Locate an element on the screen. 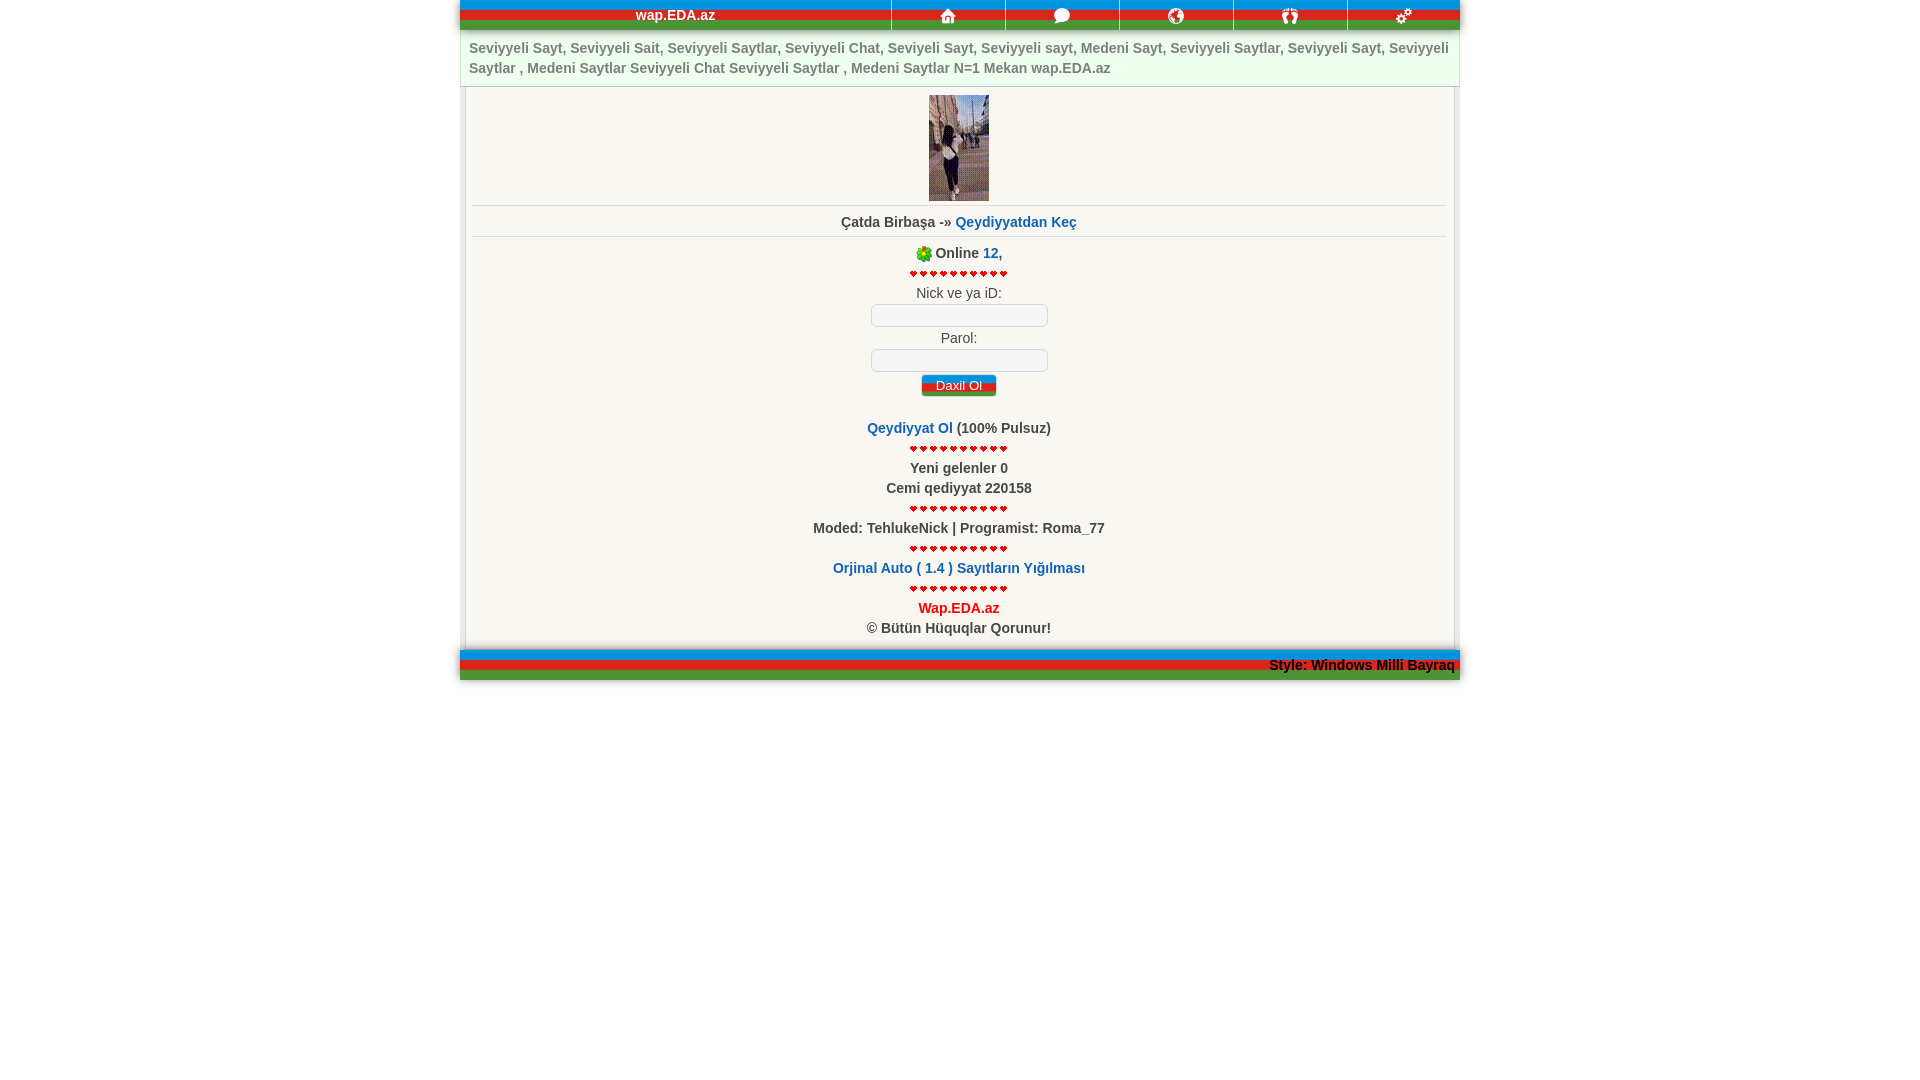 The height and width of the screenshot is (1080, 1920). 'Daxil Ol' is located at coordinates (920, 385).